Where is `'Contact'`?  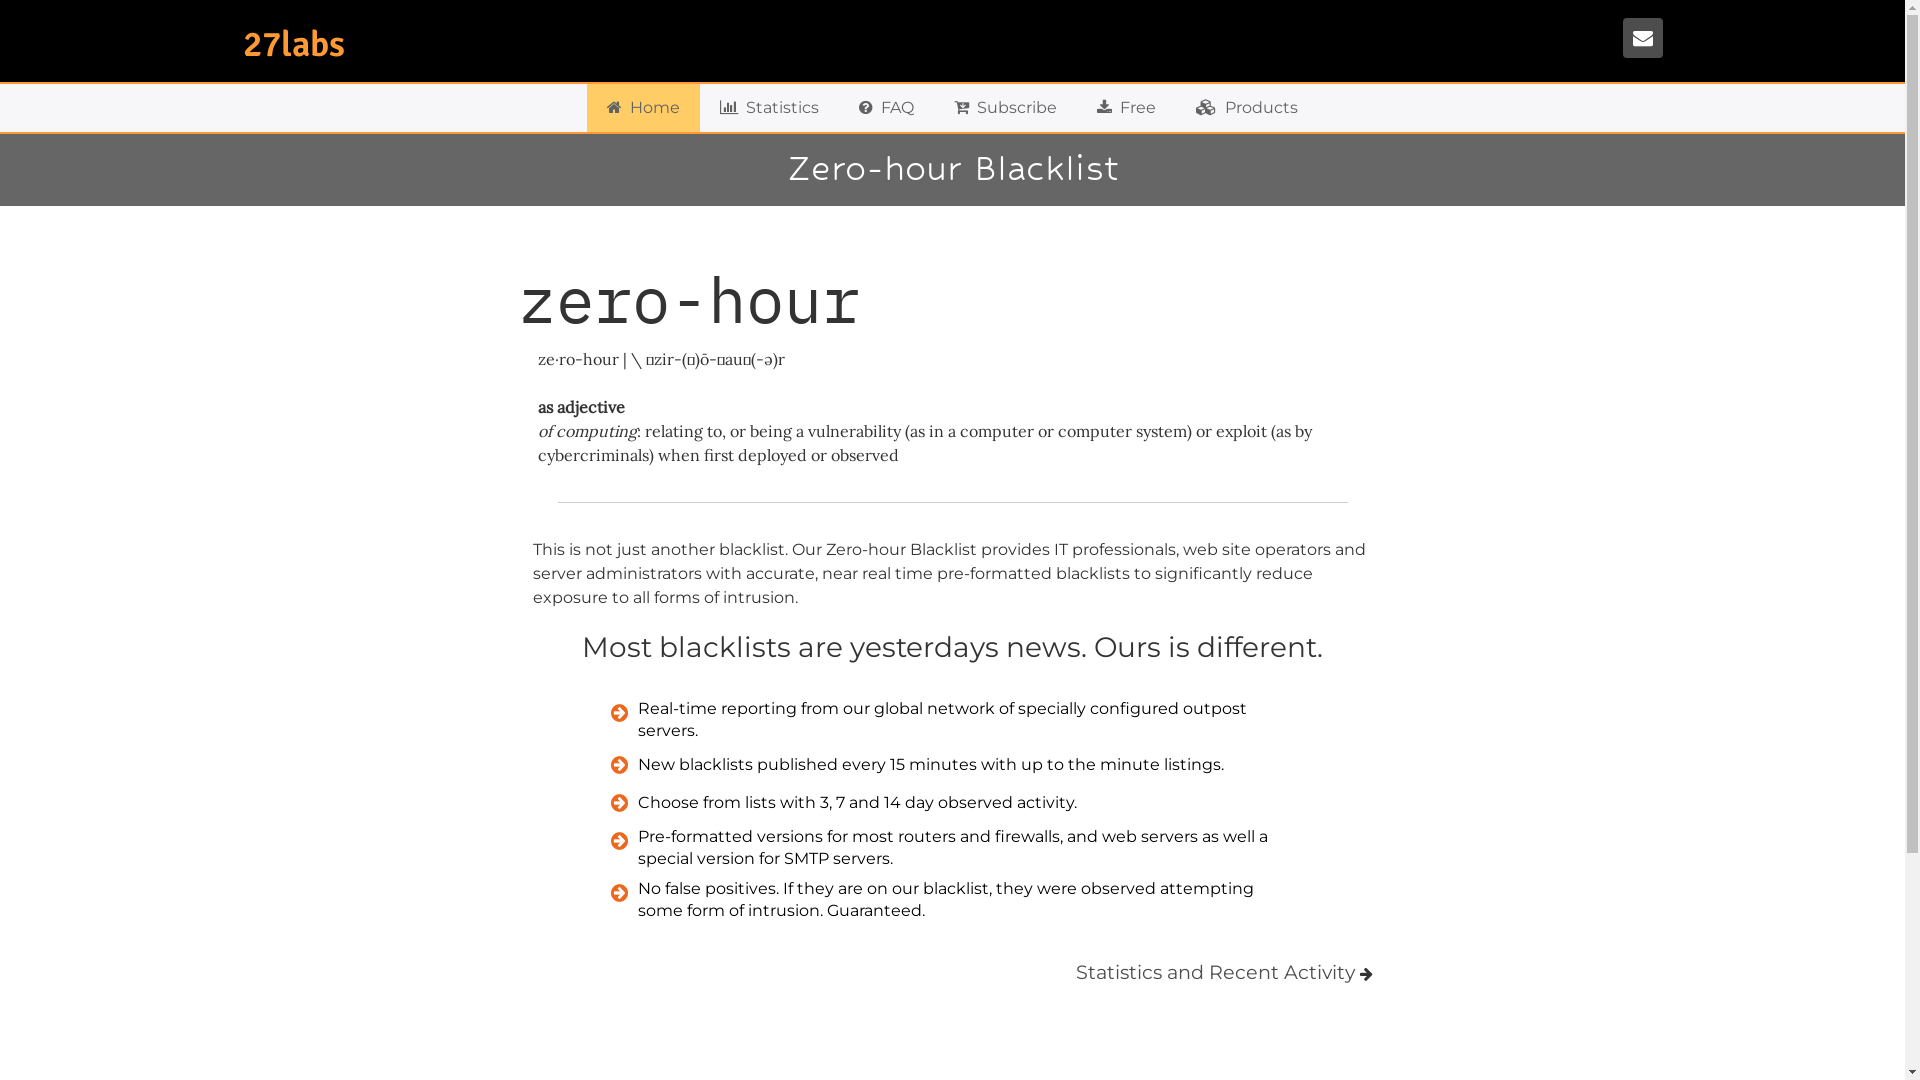 'Contact' is located at coordinates (1641, 38).